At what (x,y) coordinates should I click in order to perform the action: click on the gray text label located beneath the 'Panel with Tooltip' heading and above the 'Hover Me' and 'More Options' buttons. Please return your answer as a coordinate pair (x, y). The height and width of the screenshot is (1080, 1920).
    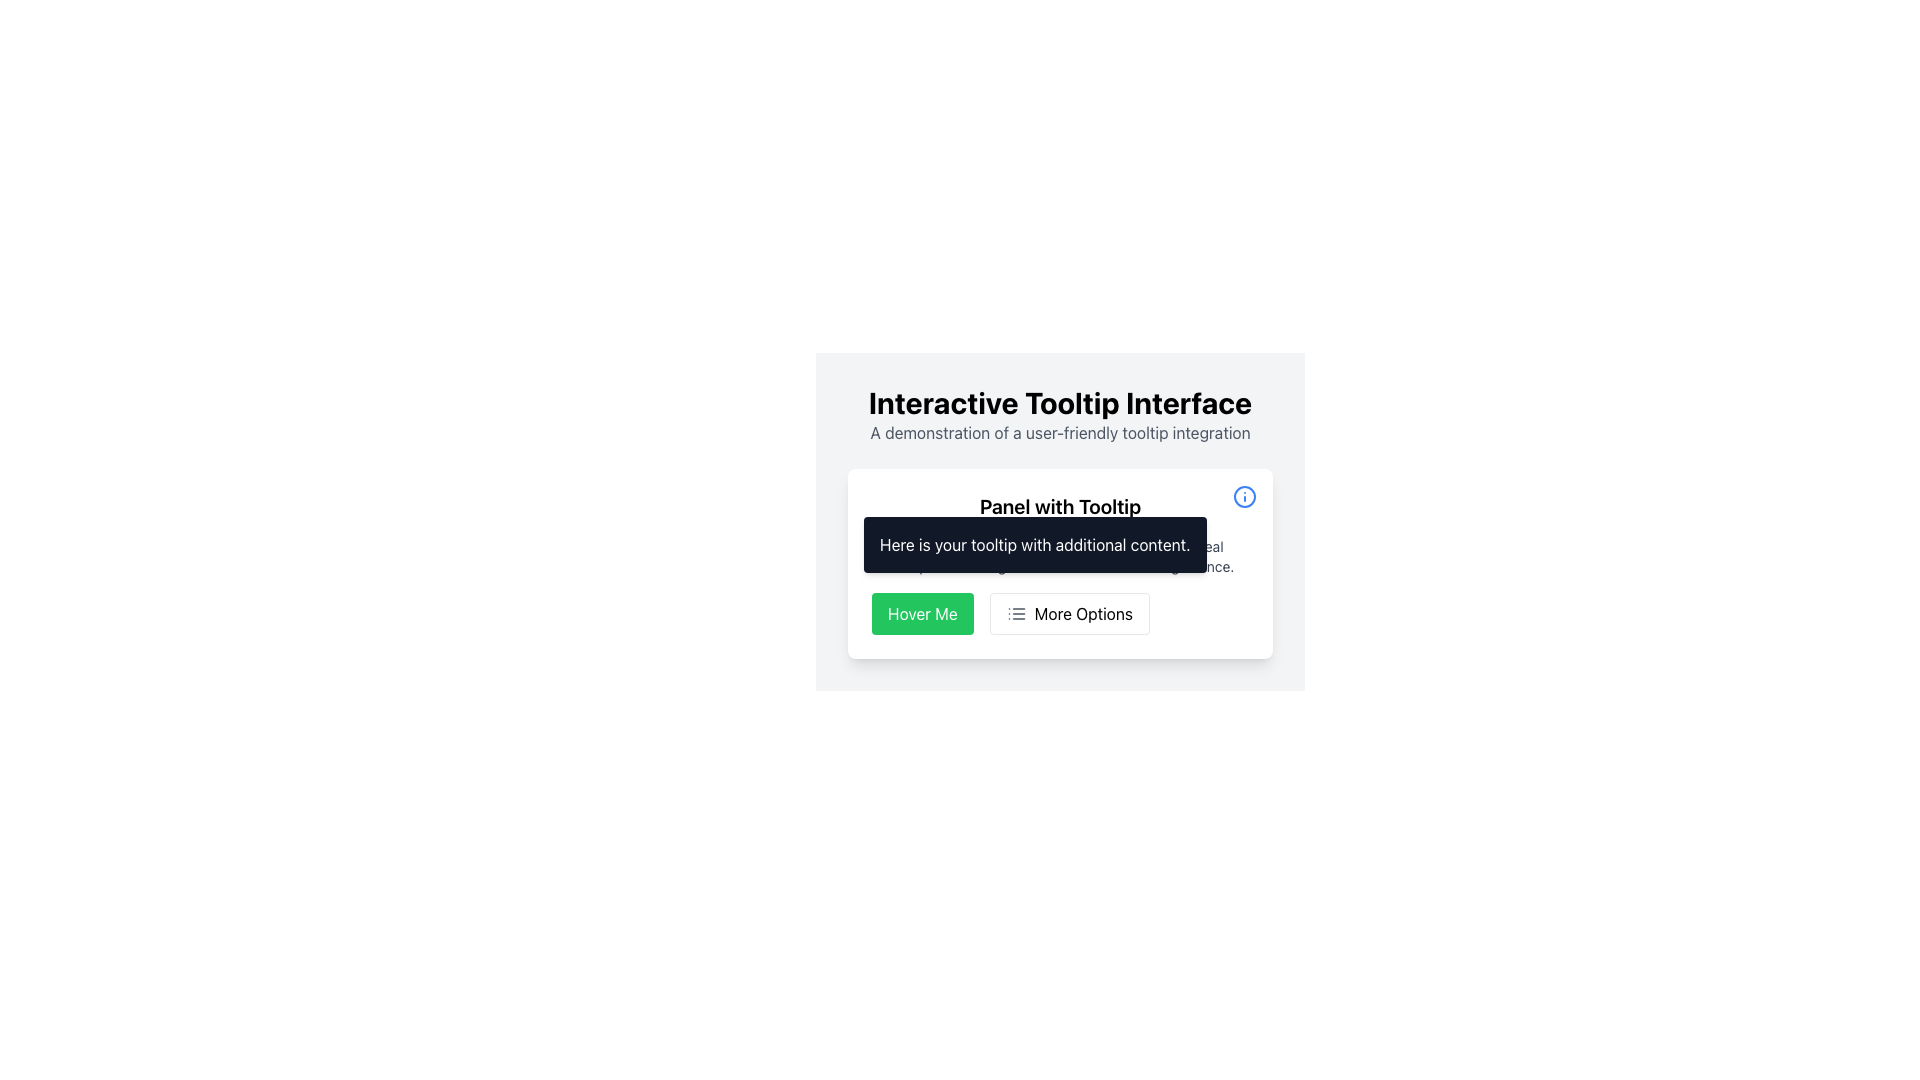
    Looking at the image, I should click on (1059, 556).